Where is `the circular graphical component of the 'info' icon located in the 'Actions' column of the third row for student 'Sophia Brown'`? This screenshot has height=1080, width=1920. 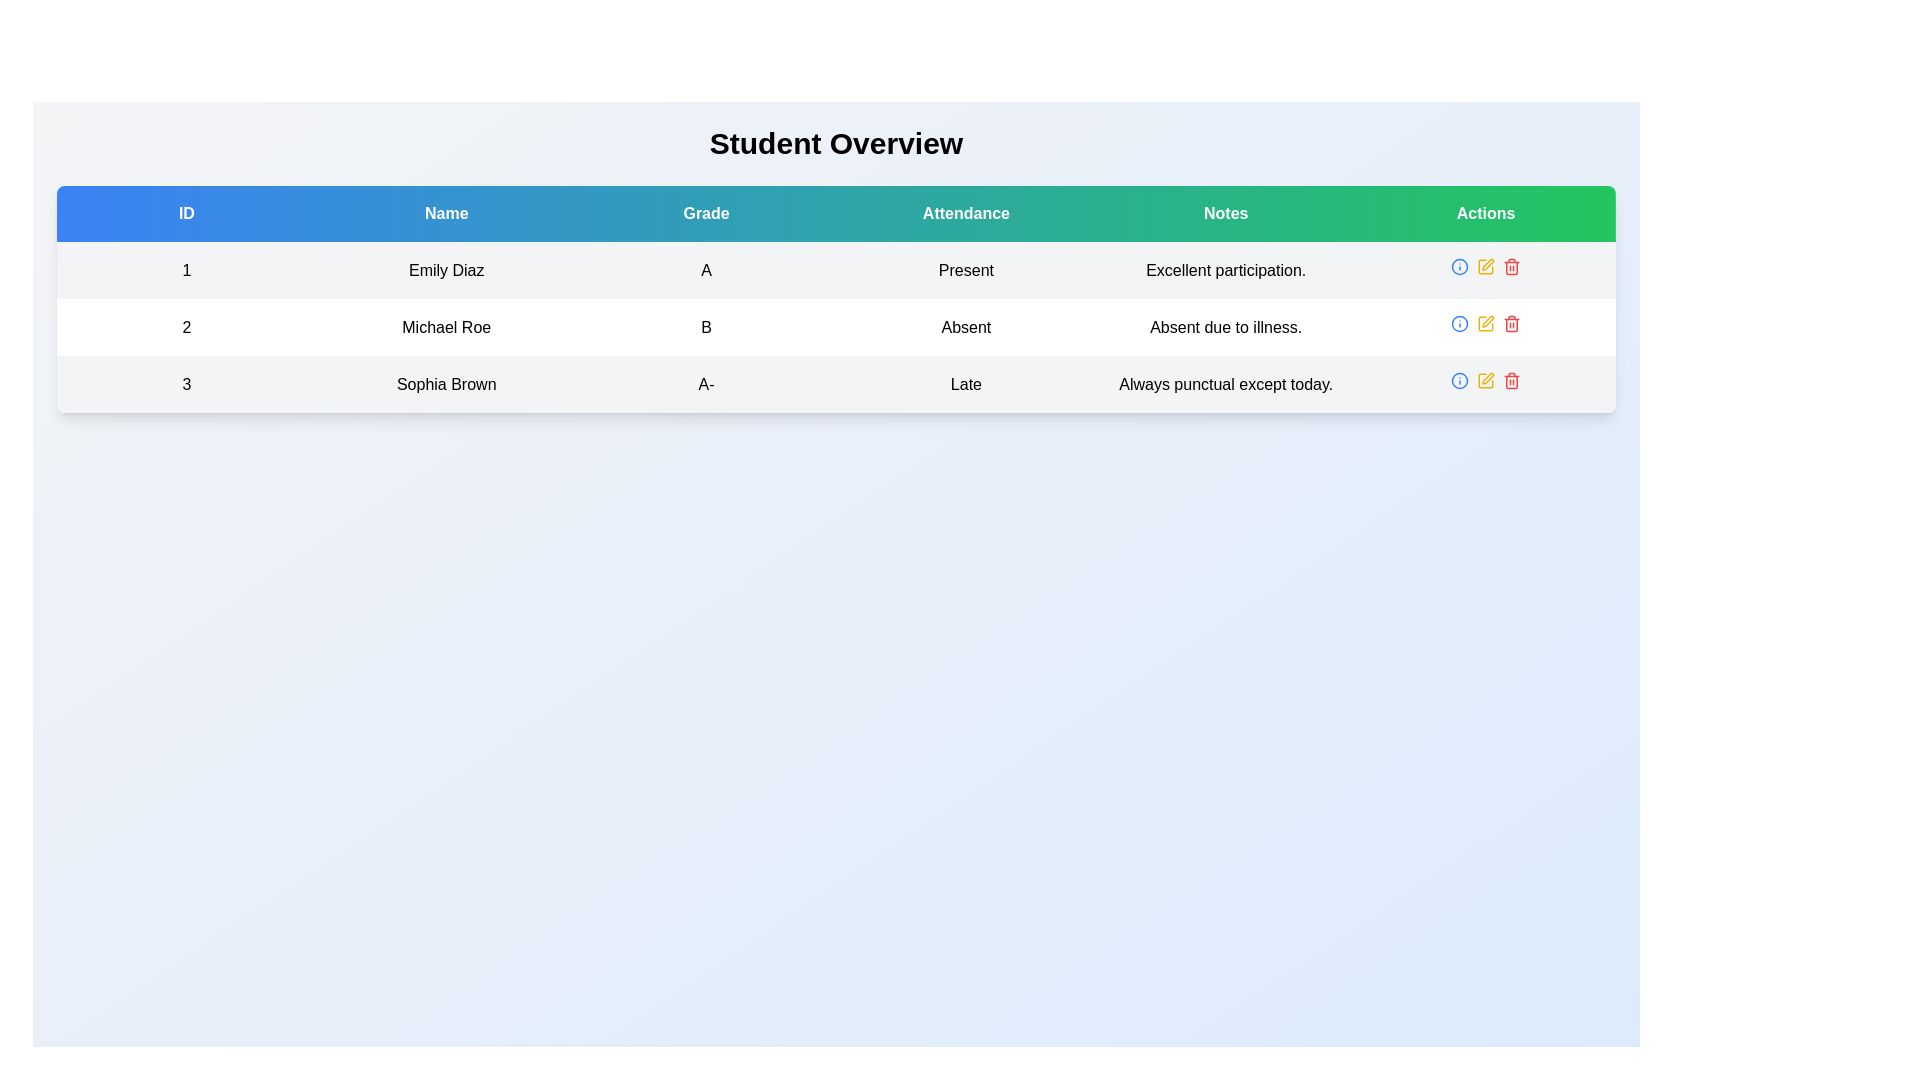
the circular graphical component of the 'info' icon located in the 'Actions' column of the third row for student 'Sophia Brown' is located at coordinates (1459, 323).